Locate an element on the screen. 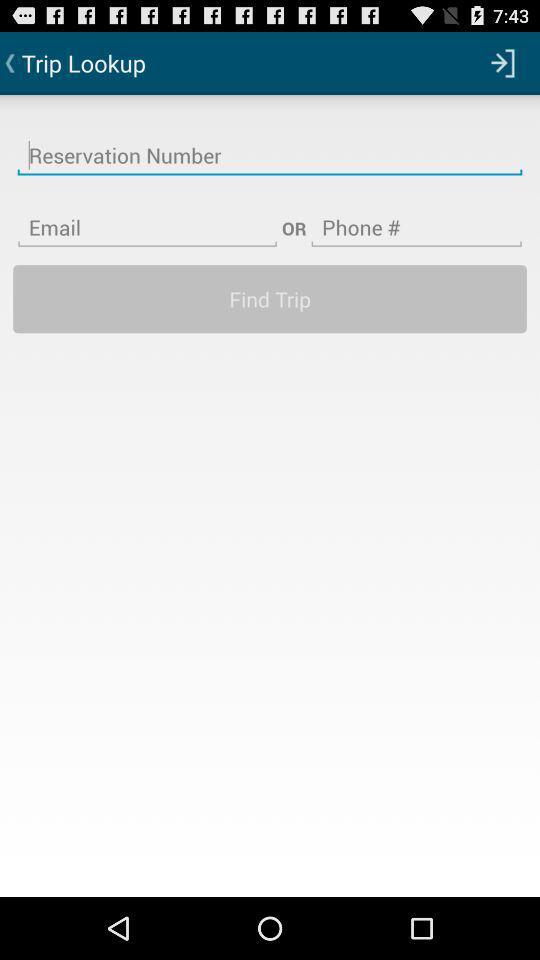 The width and height of the screenshot is (540, 960). the find trip button is located at coordinates (270, 297).